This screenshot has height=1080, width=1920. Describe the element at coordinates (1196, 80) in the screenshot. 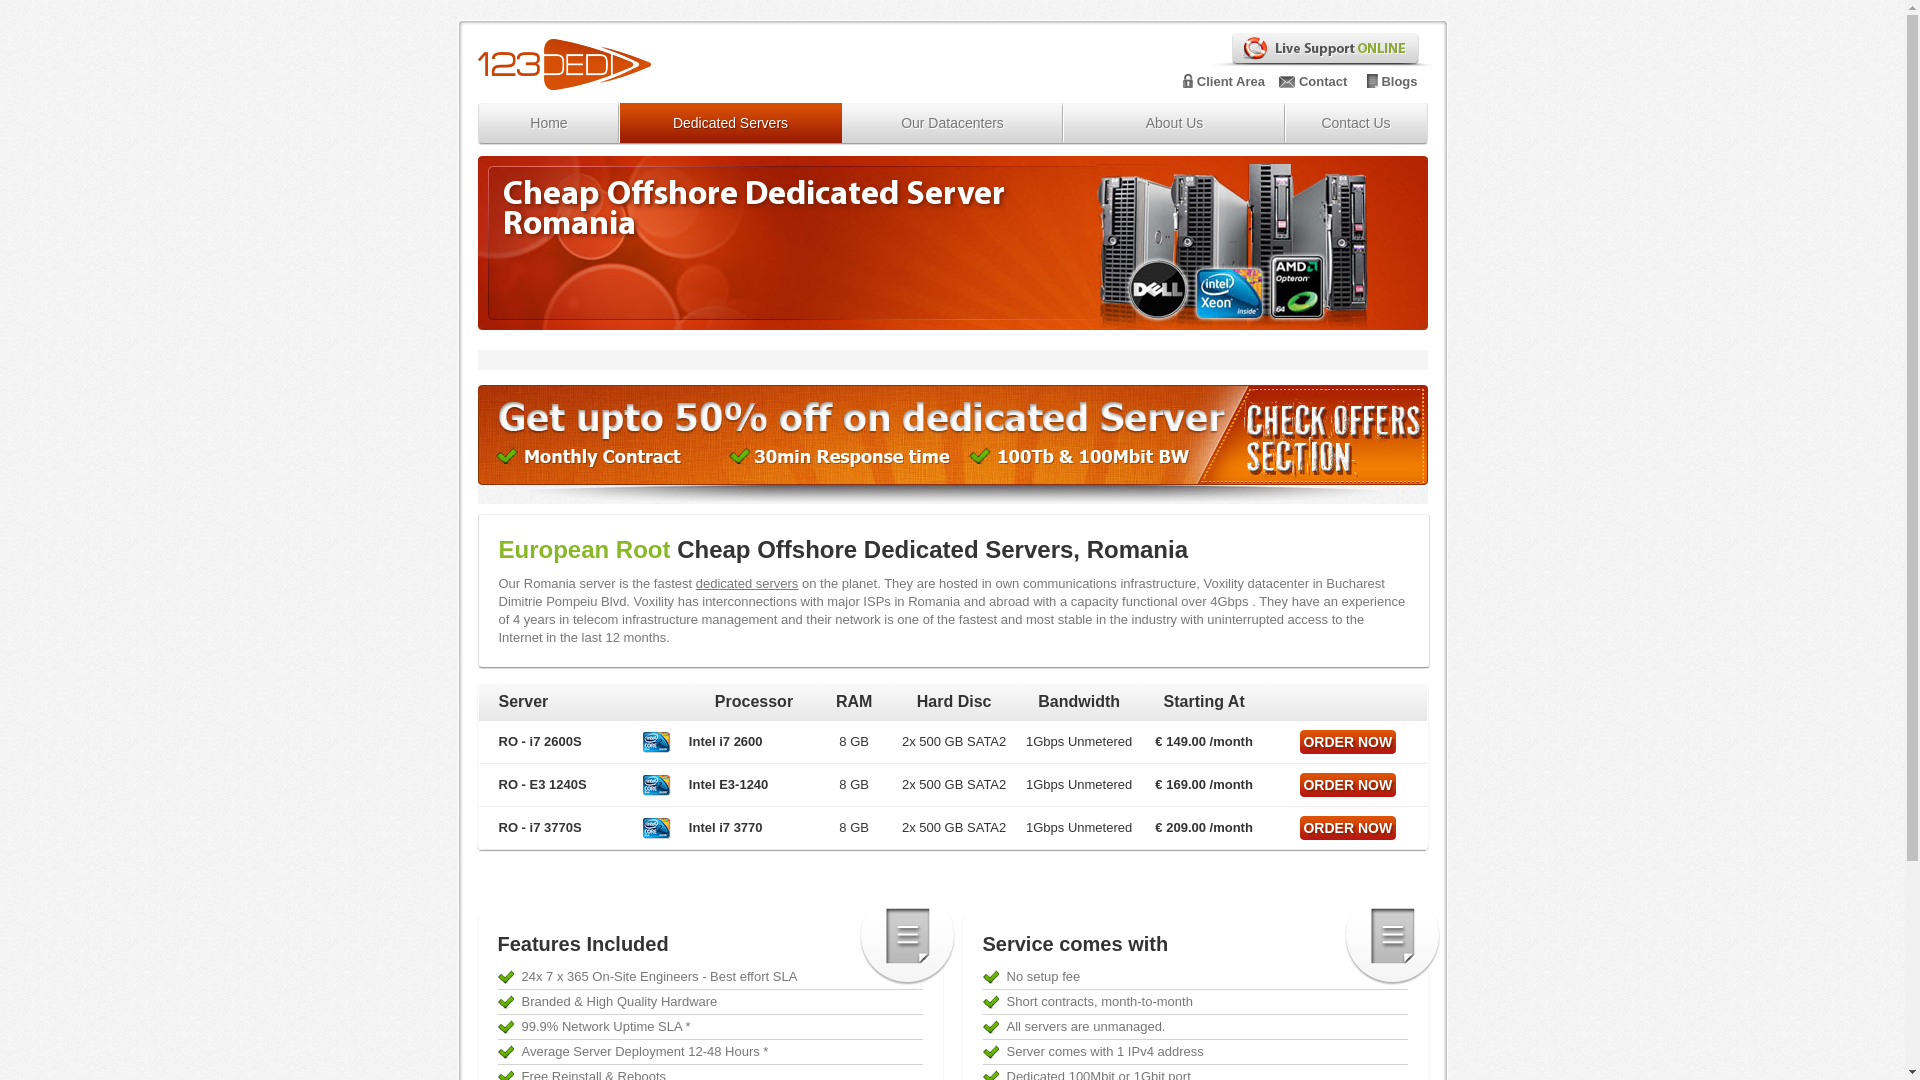

I see `'Client Area'` at that location.